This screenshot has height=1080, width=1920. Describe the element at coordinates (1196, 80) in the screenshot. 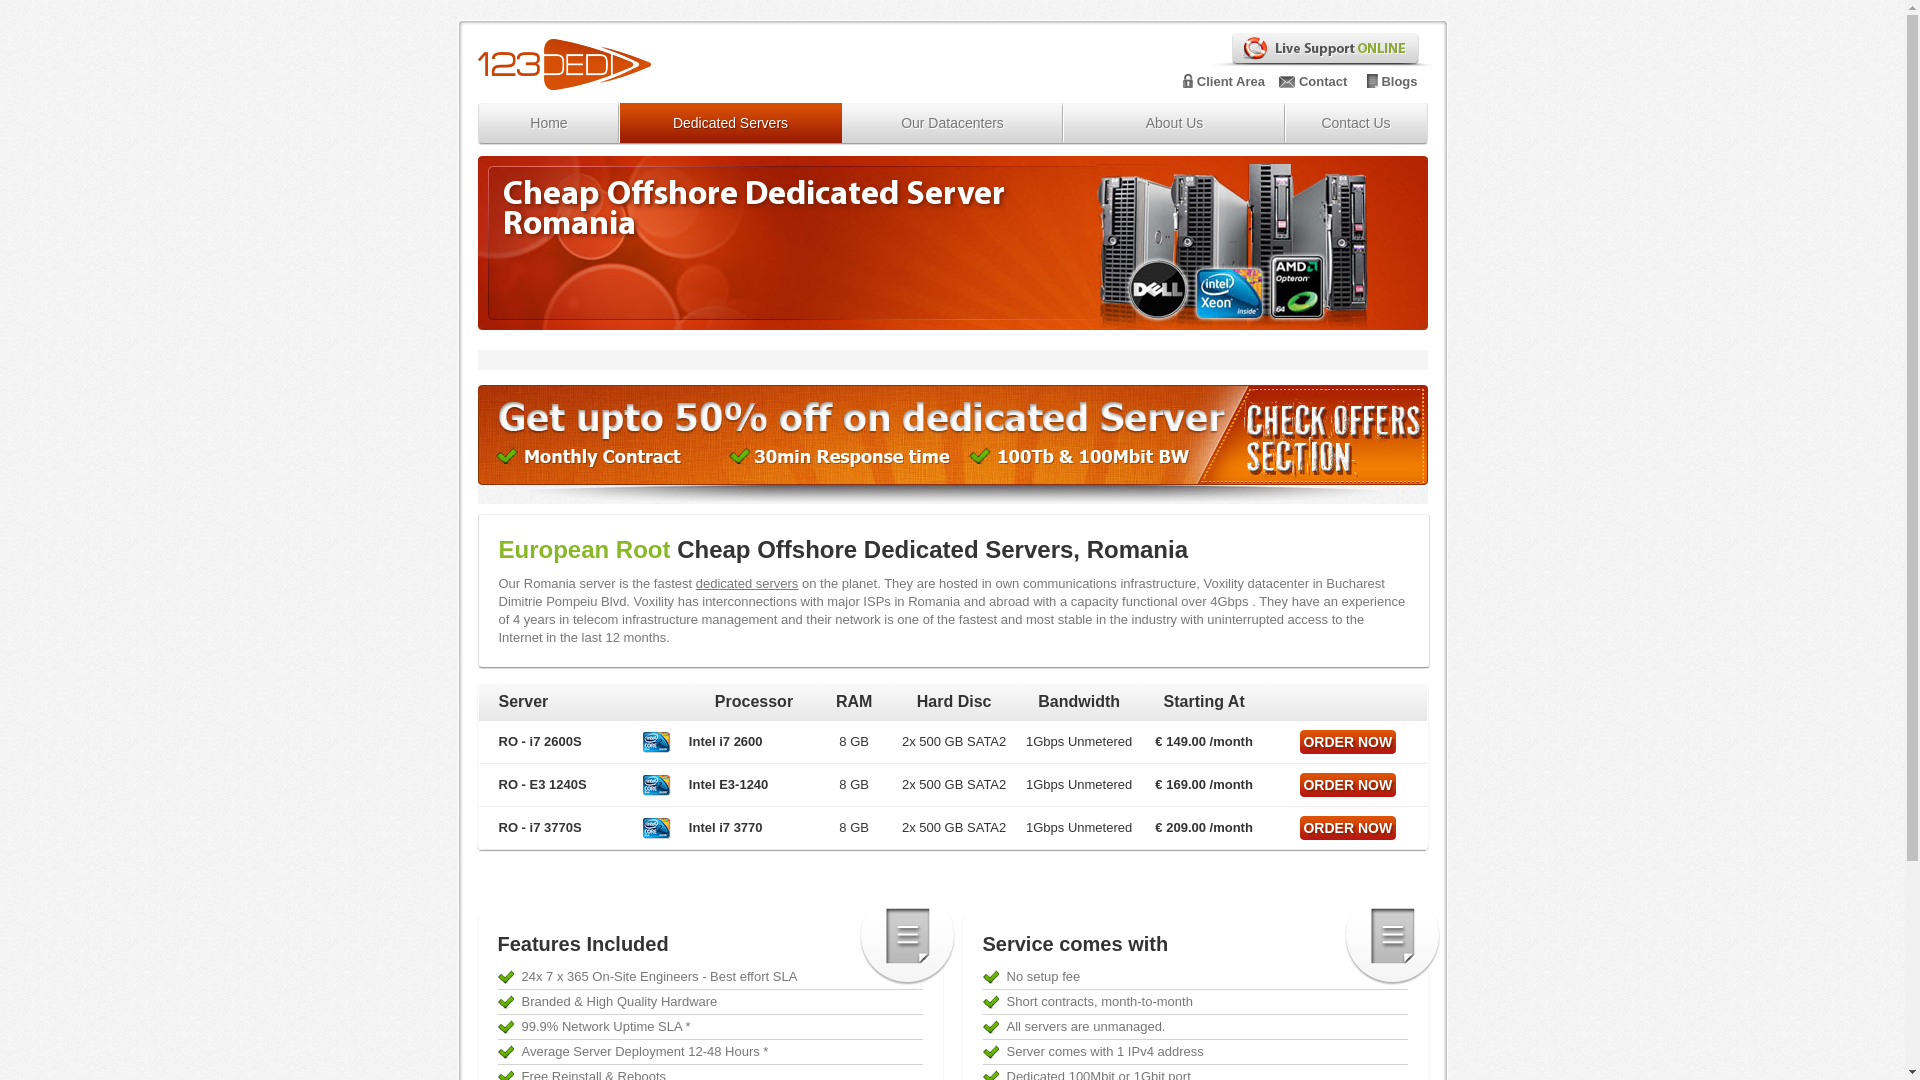

I see `'Client Area'` at that location.